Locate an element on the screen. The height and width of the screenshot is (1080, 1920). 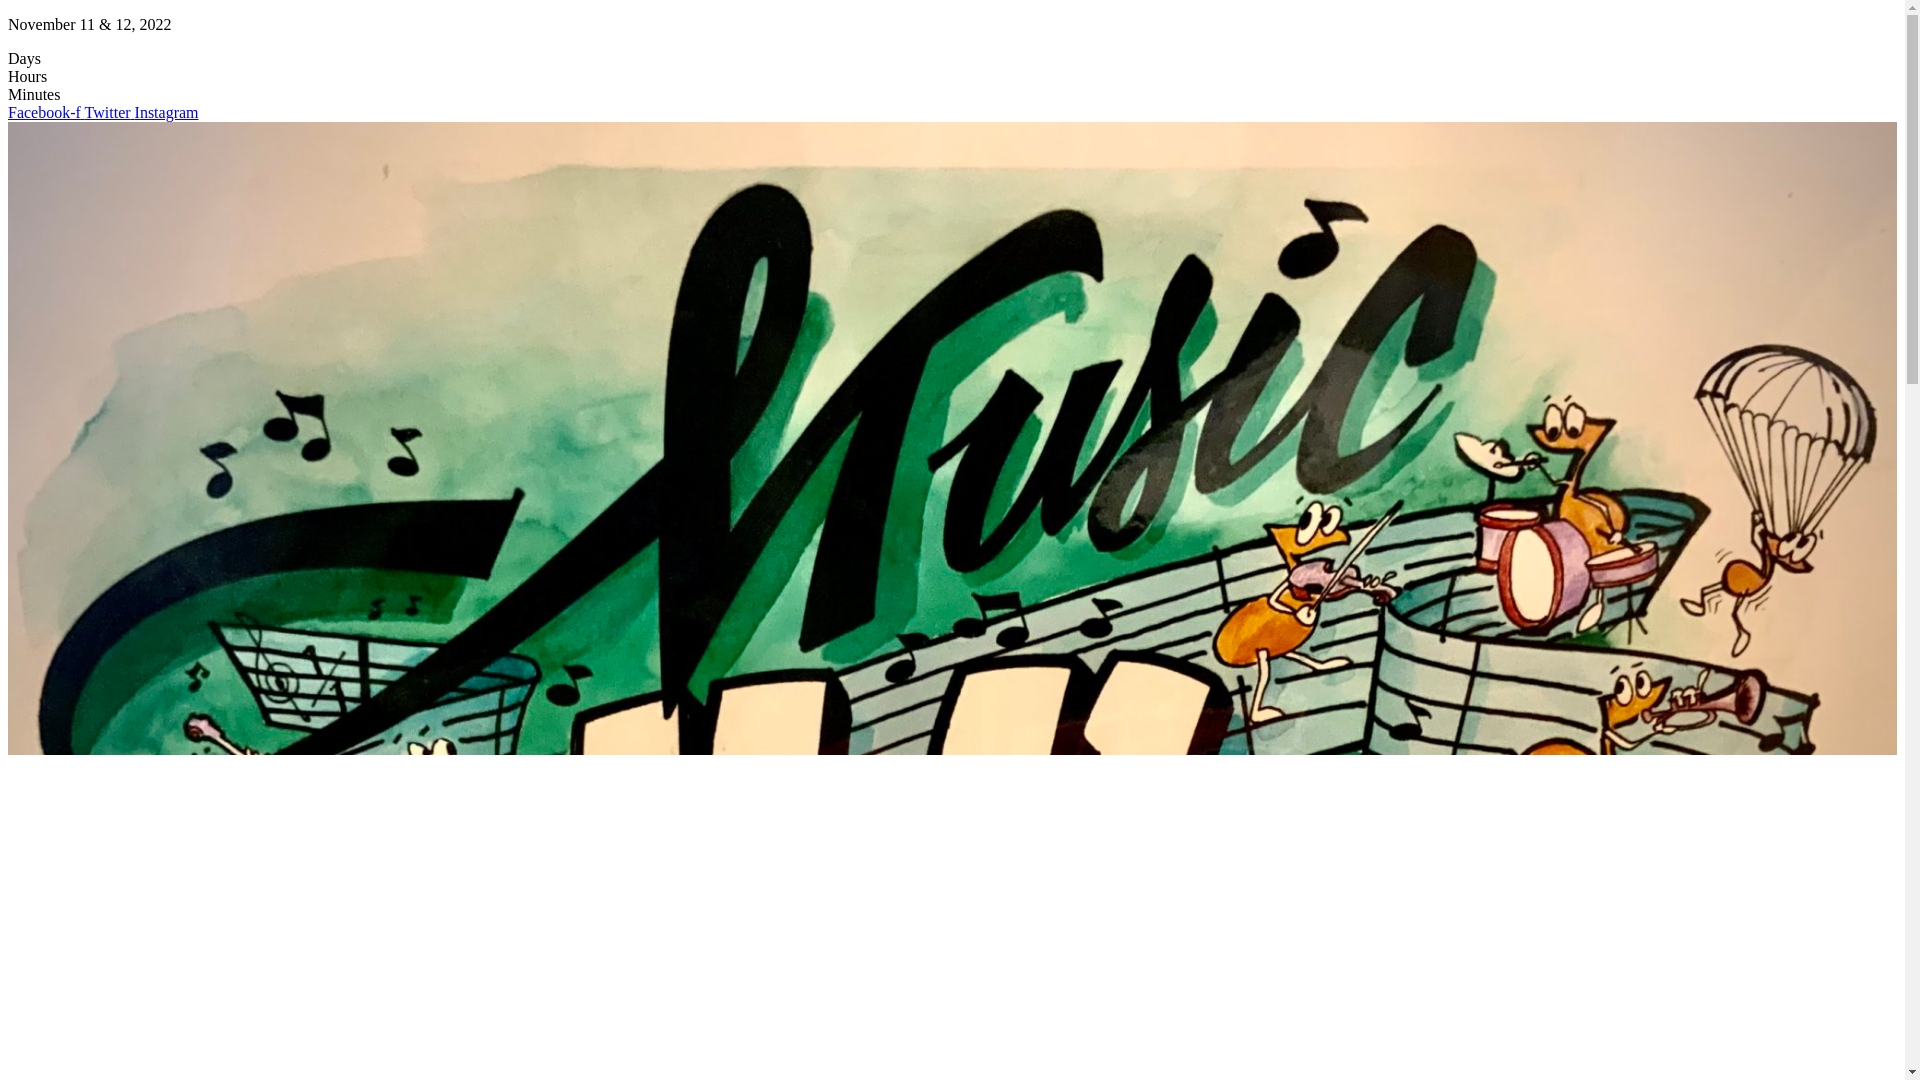
'Facebook-f' is located at coordinates (46, 112).